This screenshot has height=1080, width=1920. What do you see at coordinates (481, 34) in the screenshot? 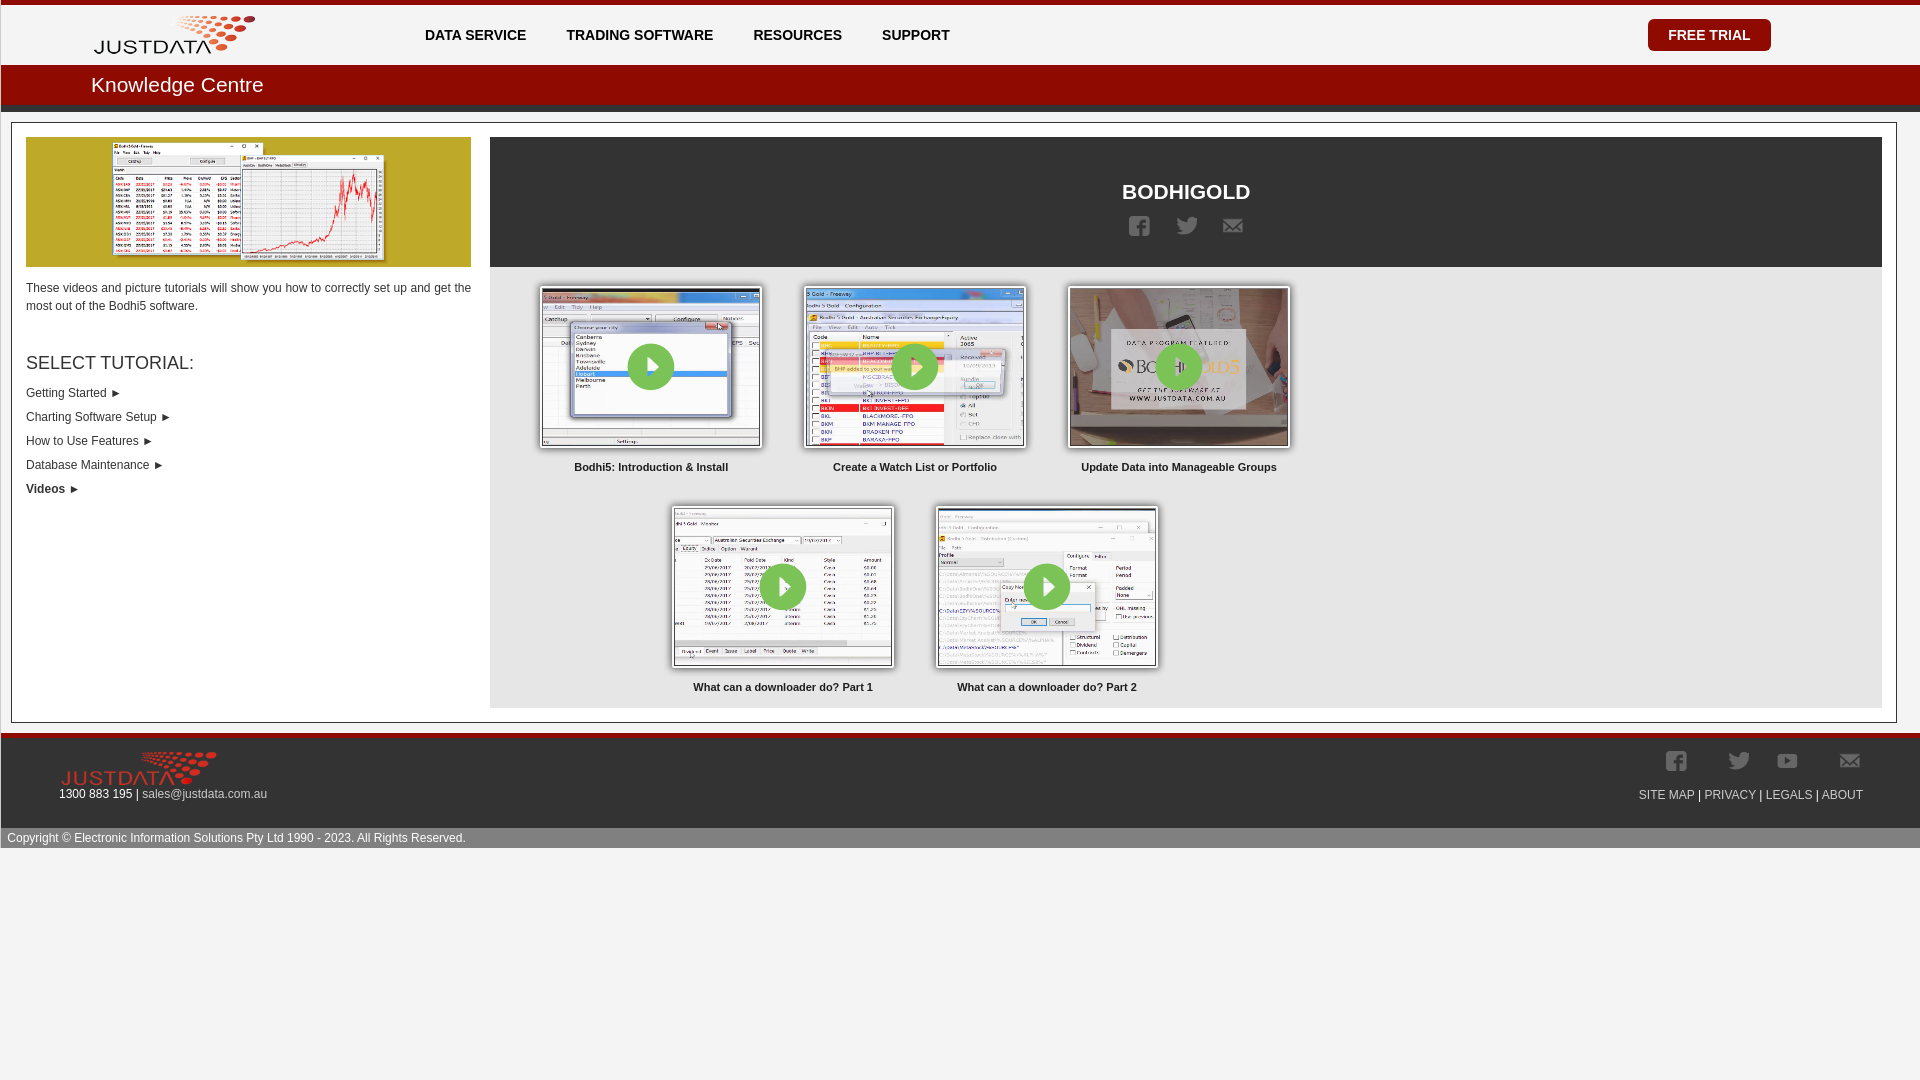
I see `'DATA SERVICE'` at bounding box center [481, 34].